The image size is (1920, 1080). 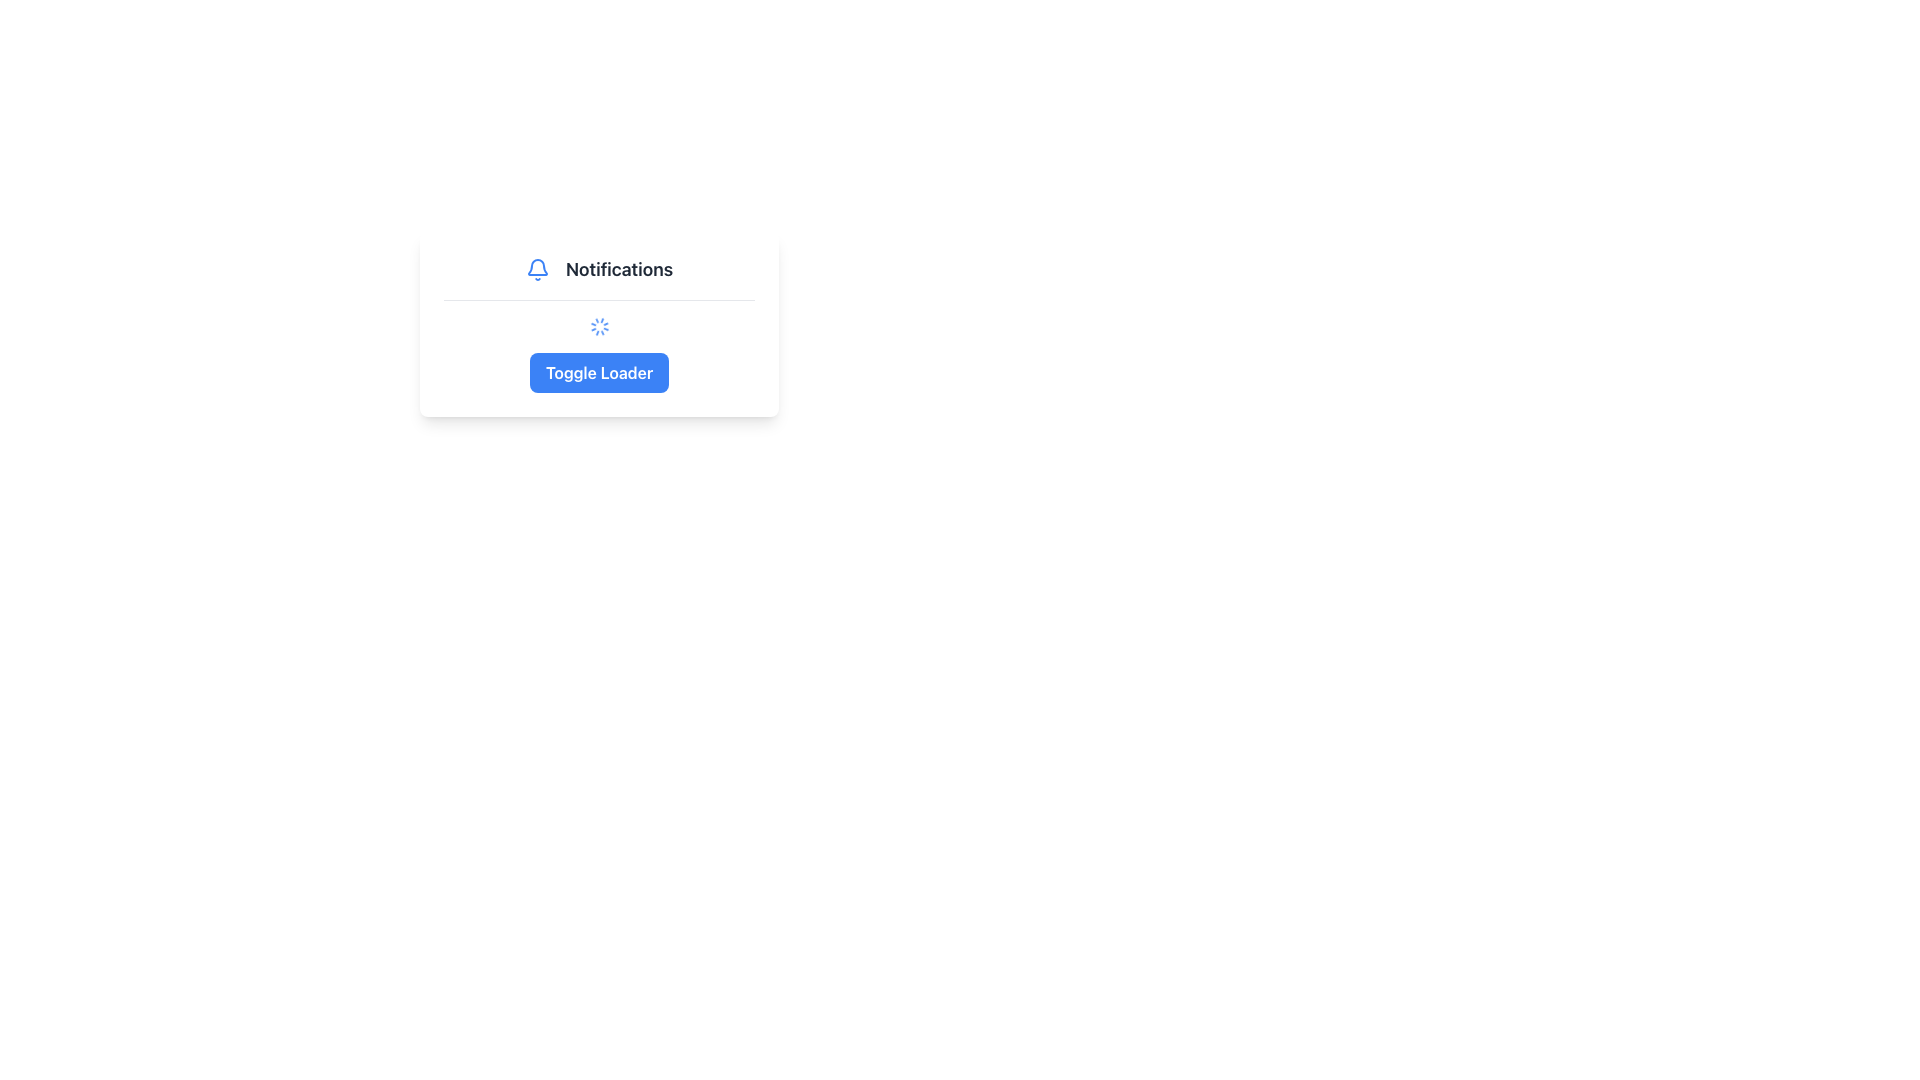 I want to click on the blue bell-shaped icon in the notification panel that symbolizes notifications, so click(x=537, y=270).